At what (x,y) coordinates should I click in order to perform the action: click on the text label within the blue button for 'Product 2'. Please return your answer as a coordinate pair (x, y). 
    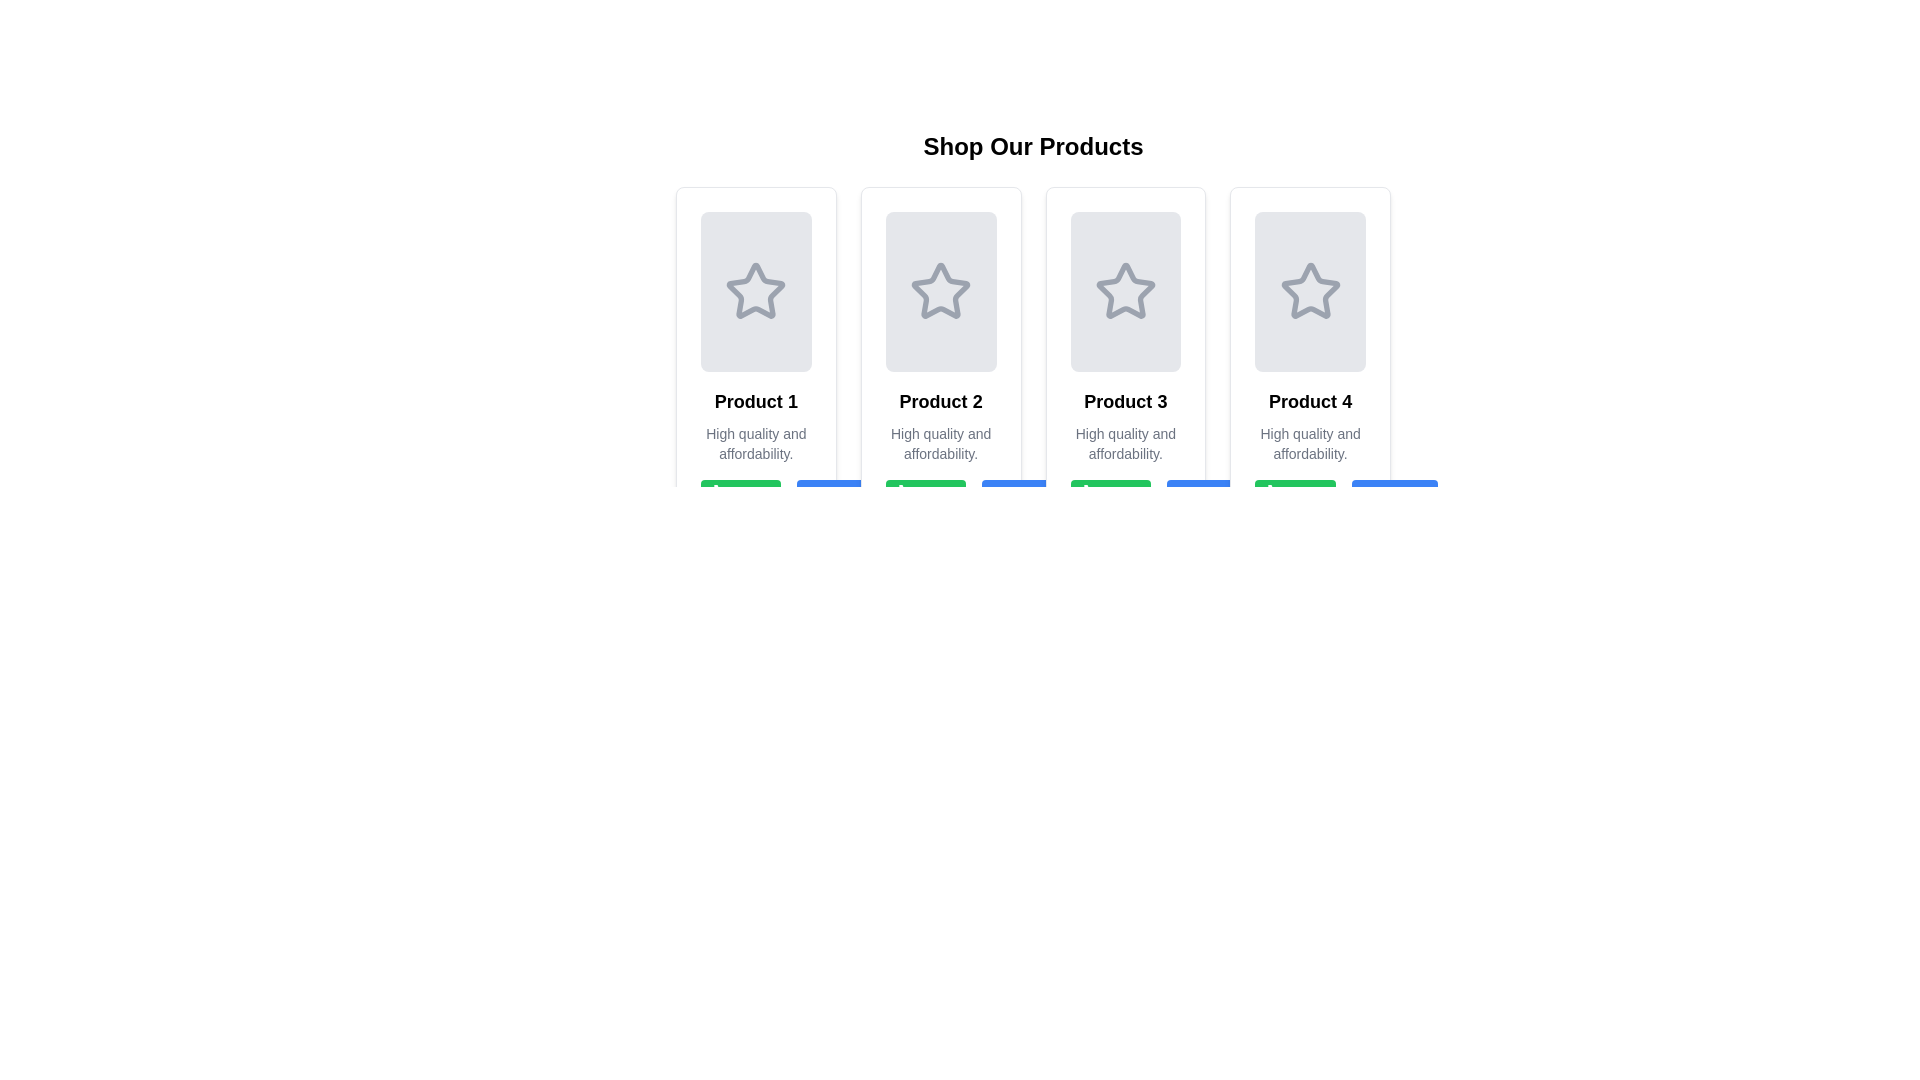
    Looking at the image, I should click on (854, 495).